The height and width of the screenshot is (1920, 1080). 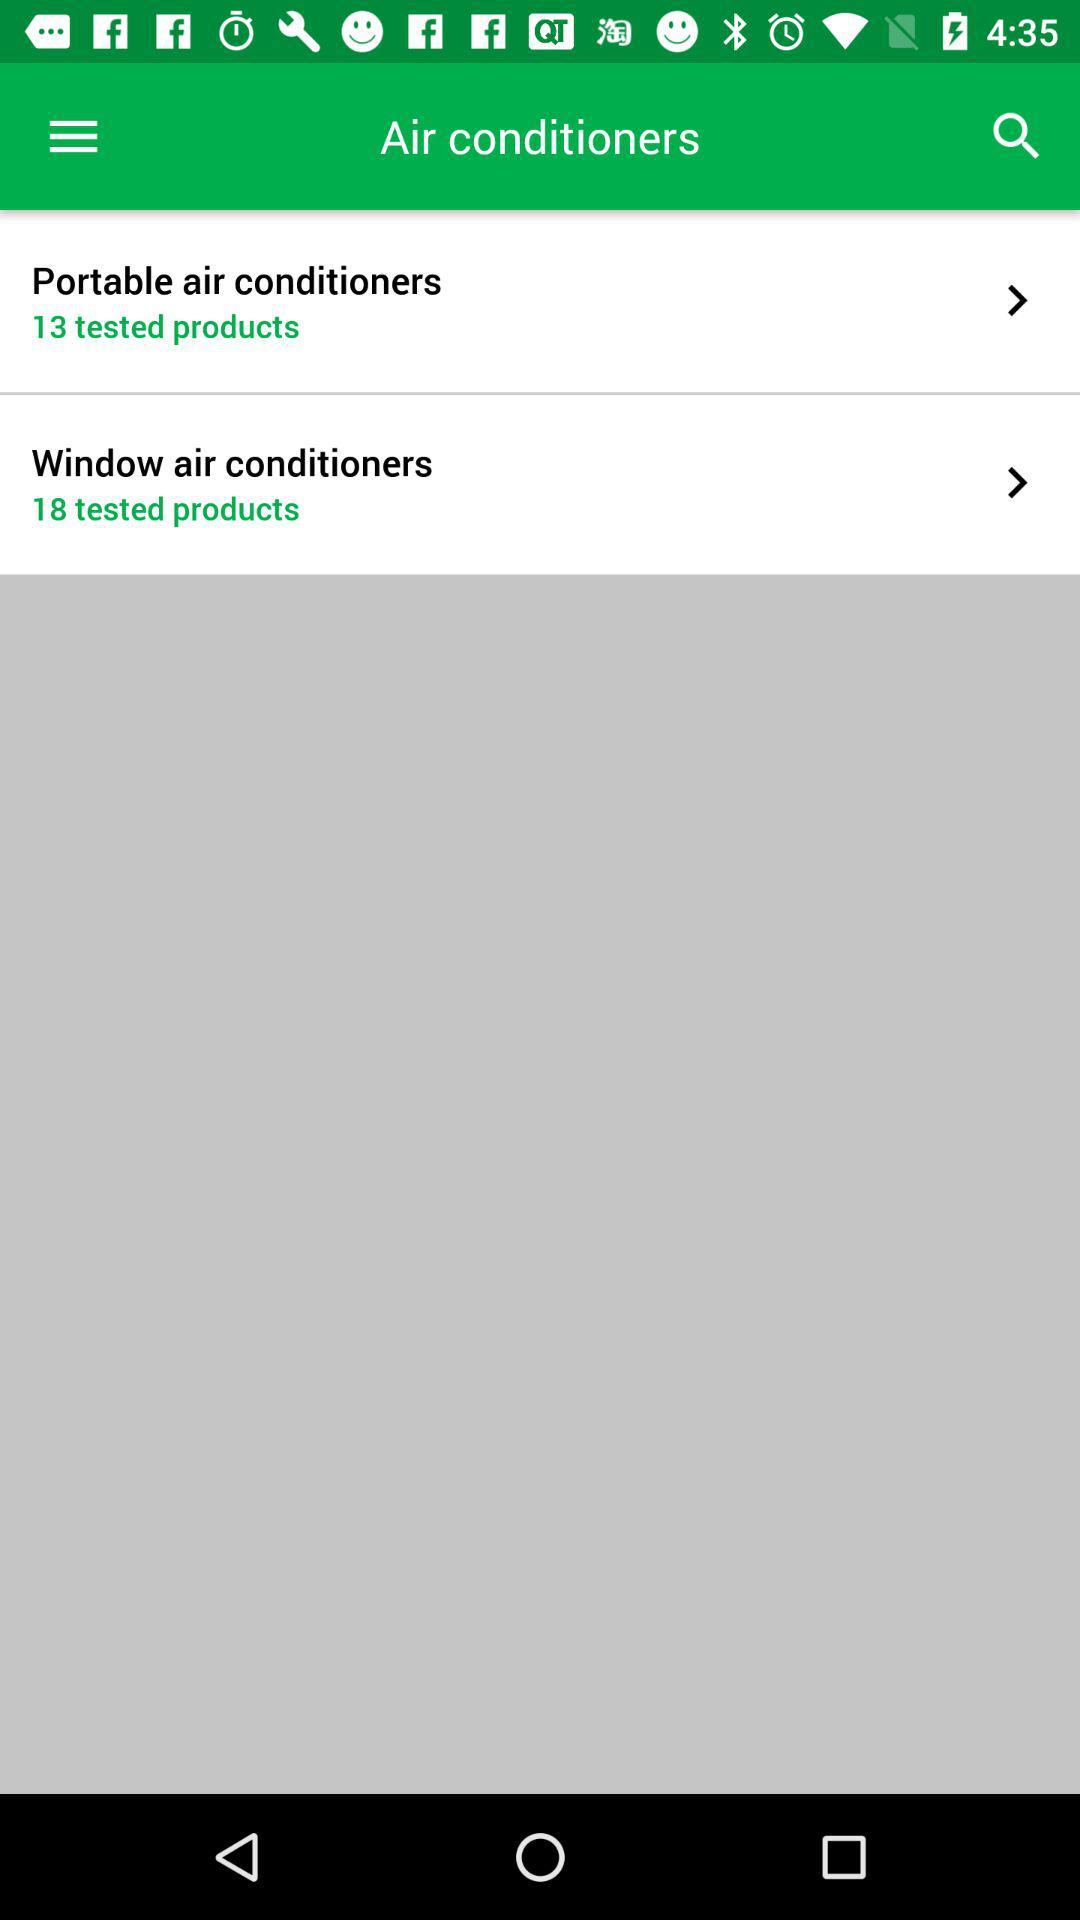 What do you see at coordinates (72, 135) in the screenshot?
I see `icon to the left of air conditioners icon` at bounding box center [72, 135].